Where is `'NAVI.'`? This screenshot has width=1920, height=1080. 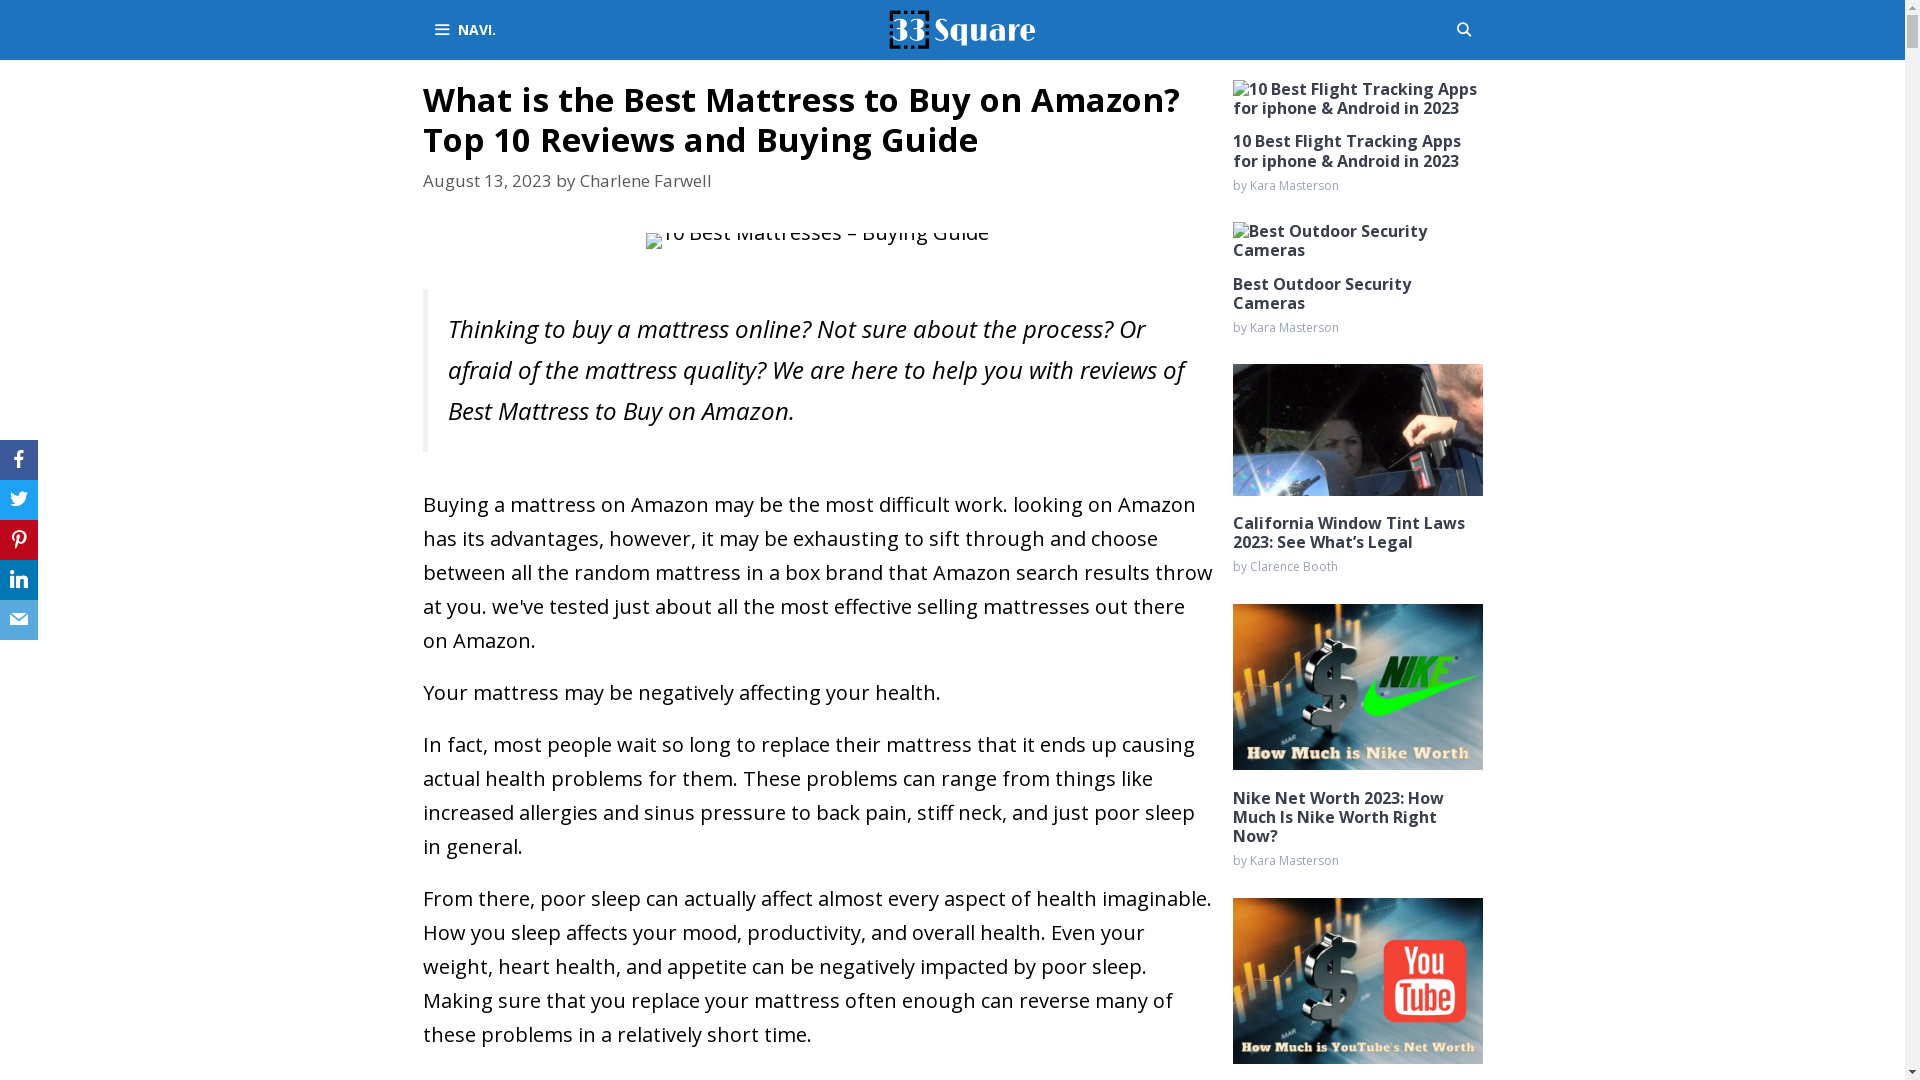
'NAVI.' is located at coordinates (462, 30).